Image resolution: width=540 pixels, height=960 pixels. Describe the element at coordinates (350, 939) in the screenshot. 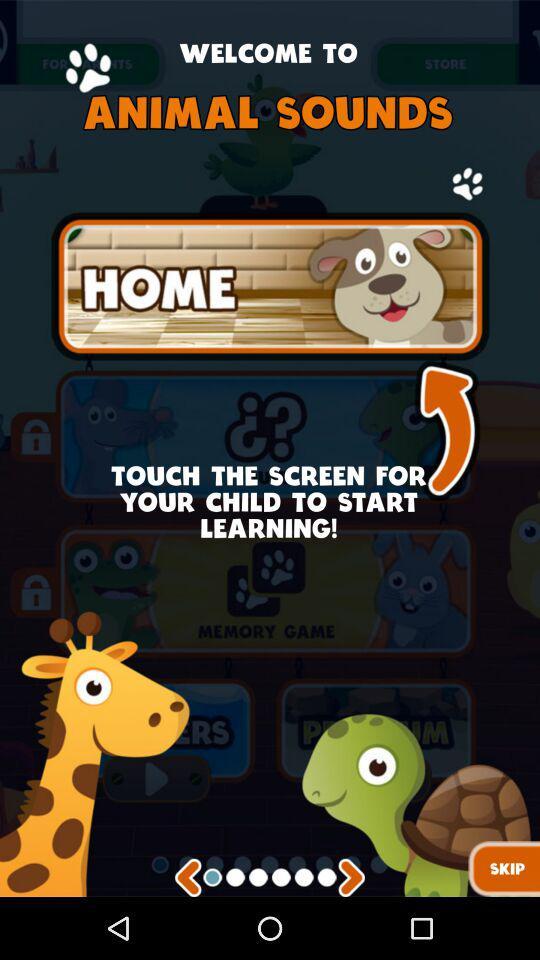

I see `the av_forward icon` at that location.